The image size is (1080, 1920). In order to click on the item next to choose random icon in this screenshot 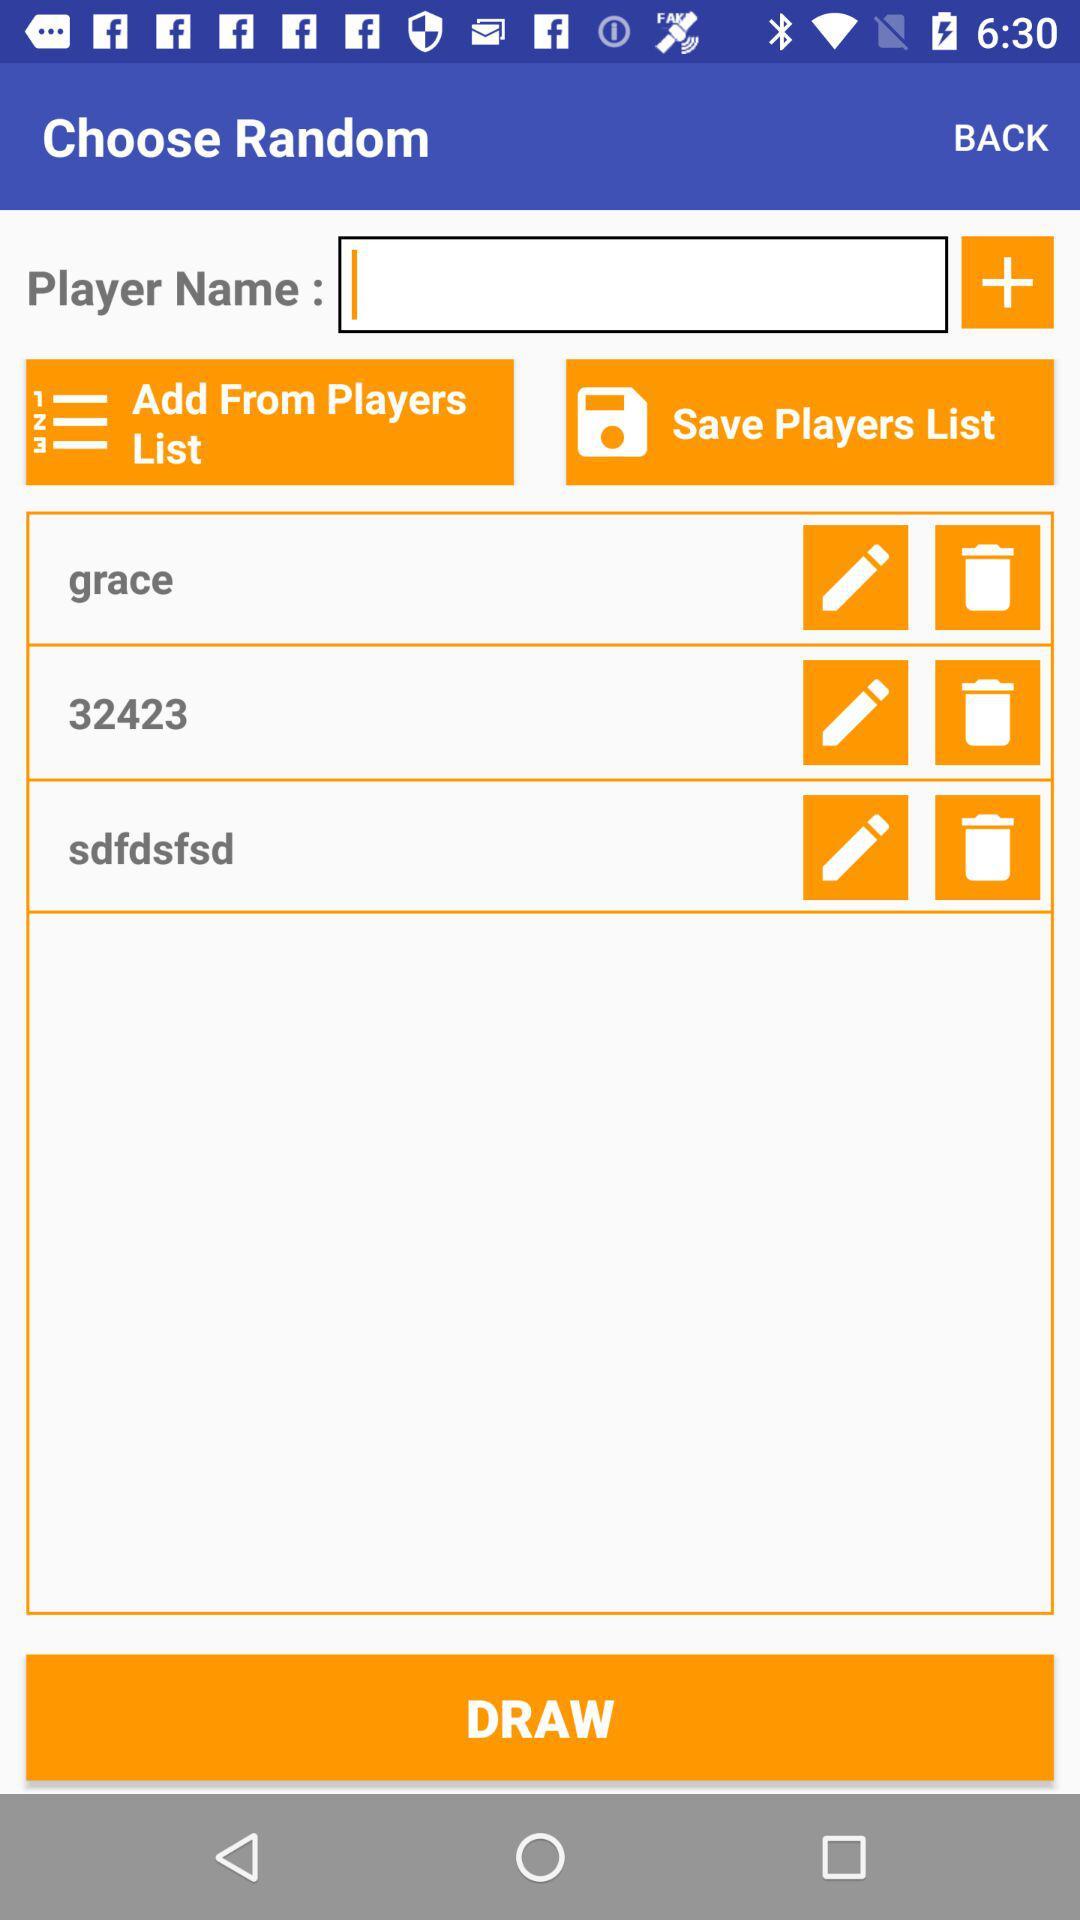, I will do `click(1000, 135)`.